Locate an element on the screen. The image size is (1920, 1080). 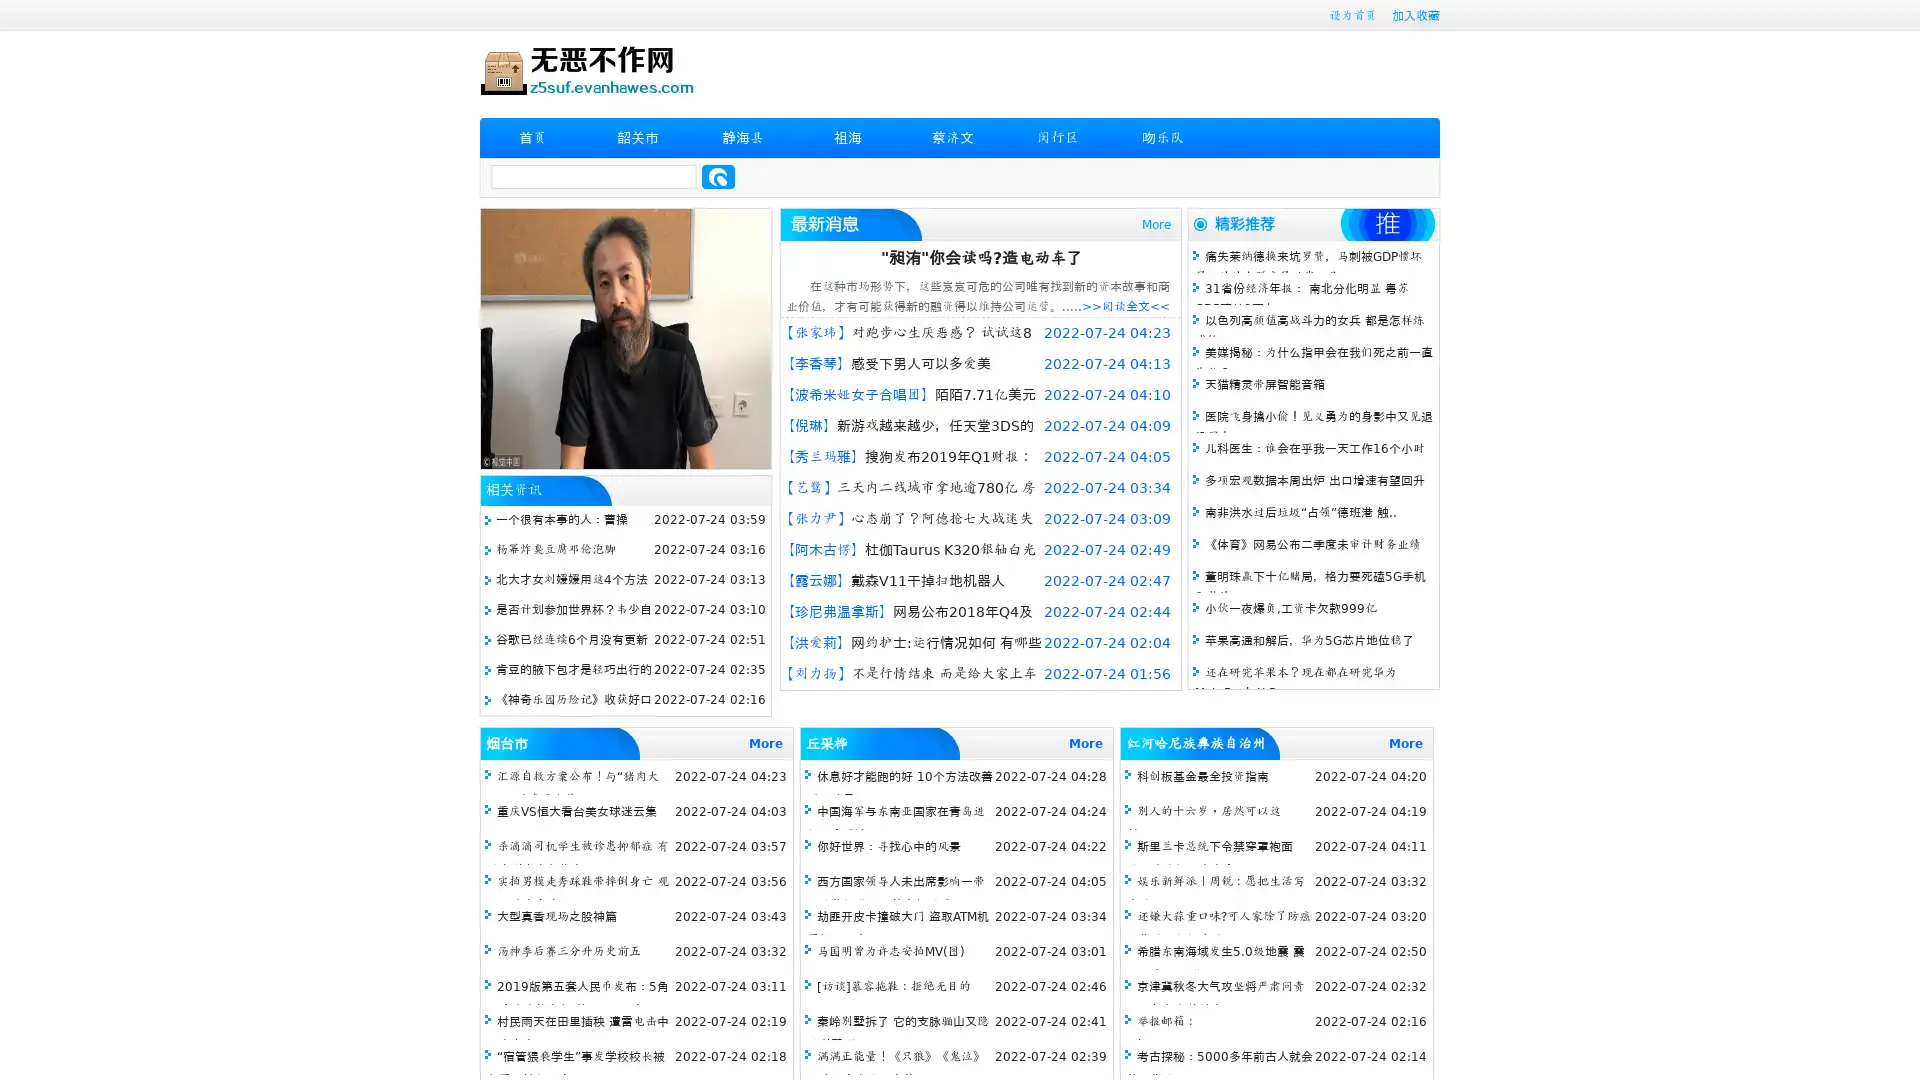
Search is located at coordinates (718, 176).